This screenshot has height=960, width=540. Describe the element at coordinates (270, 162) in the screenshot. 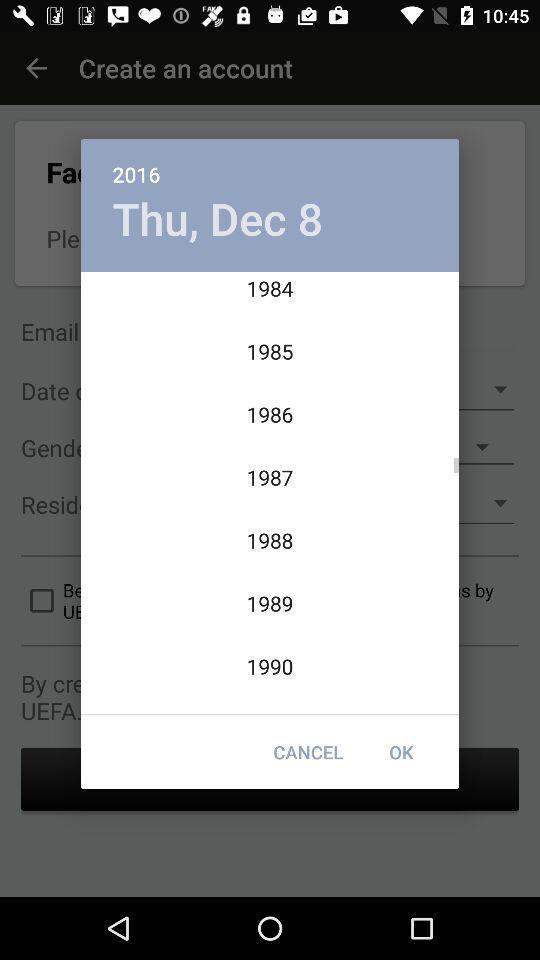

I see `the 2016` at that location.